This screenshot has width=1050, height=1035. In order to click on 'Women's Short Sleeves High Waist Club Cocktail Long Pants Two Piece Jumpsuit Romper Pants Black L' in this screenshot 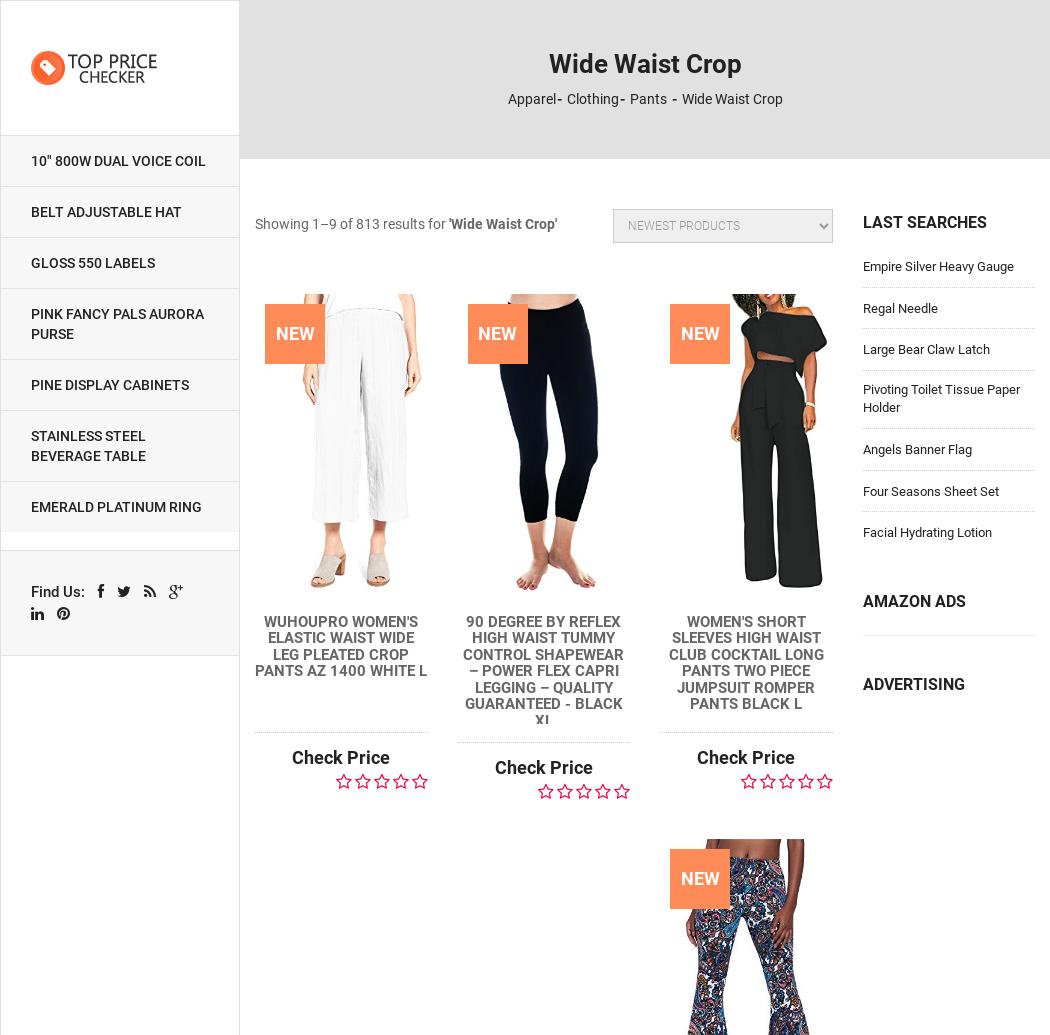, I will do `click(744, 661)`.